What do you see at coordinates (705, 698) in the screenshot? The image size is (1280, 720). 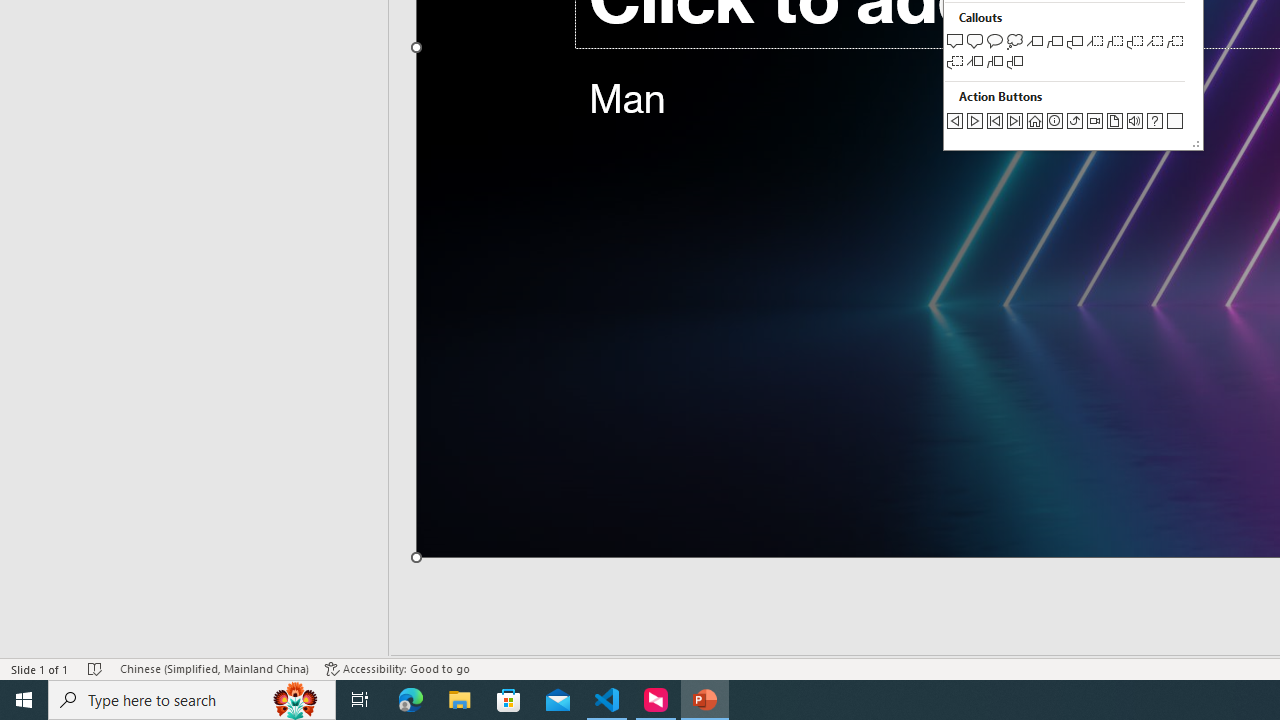 I see `'PowerPoint - 1 running window'` at bounding box center [705, 698].